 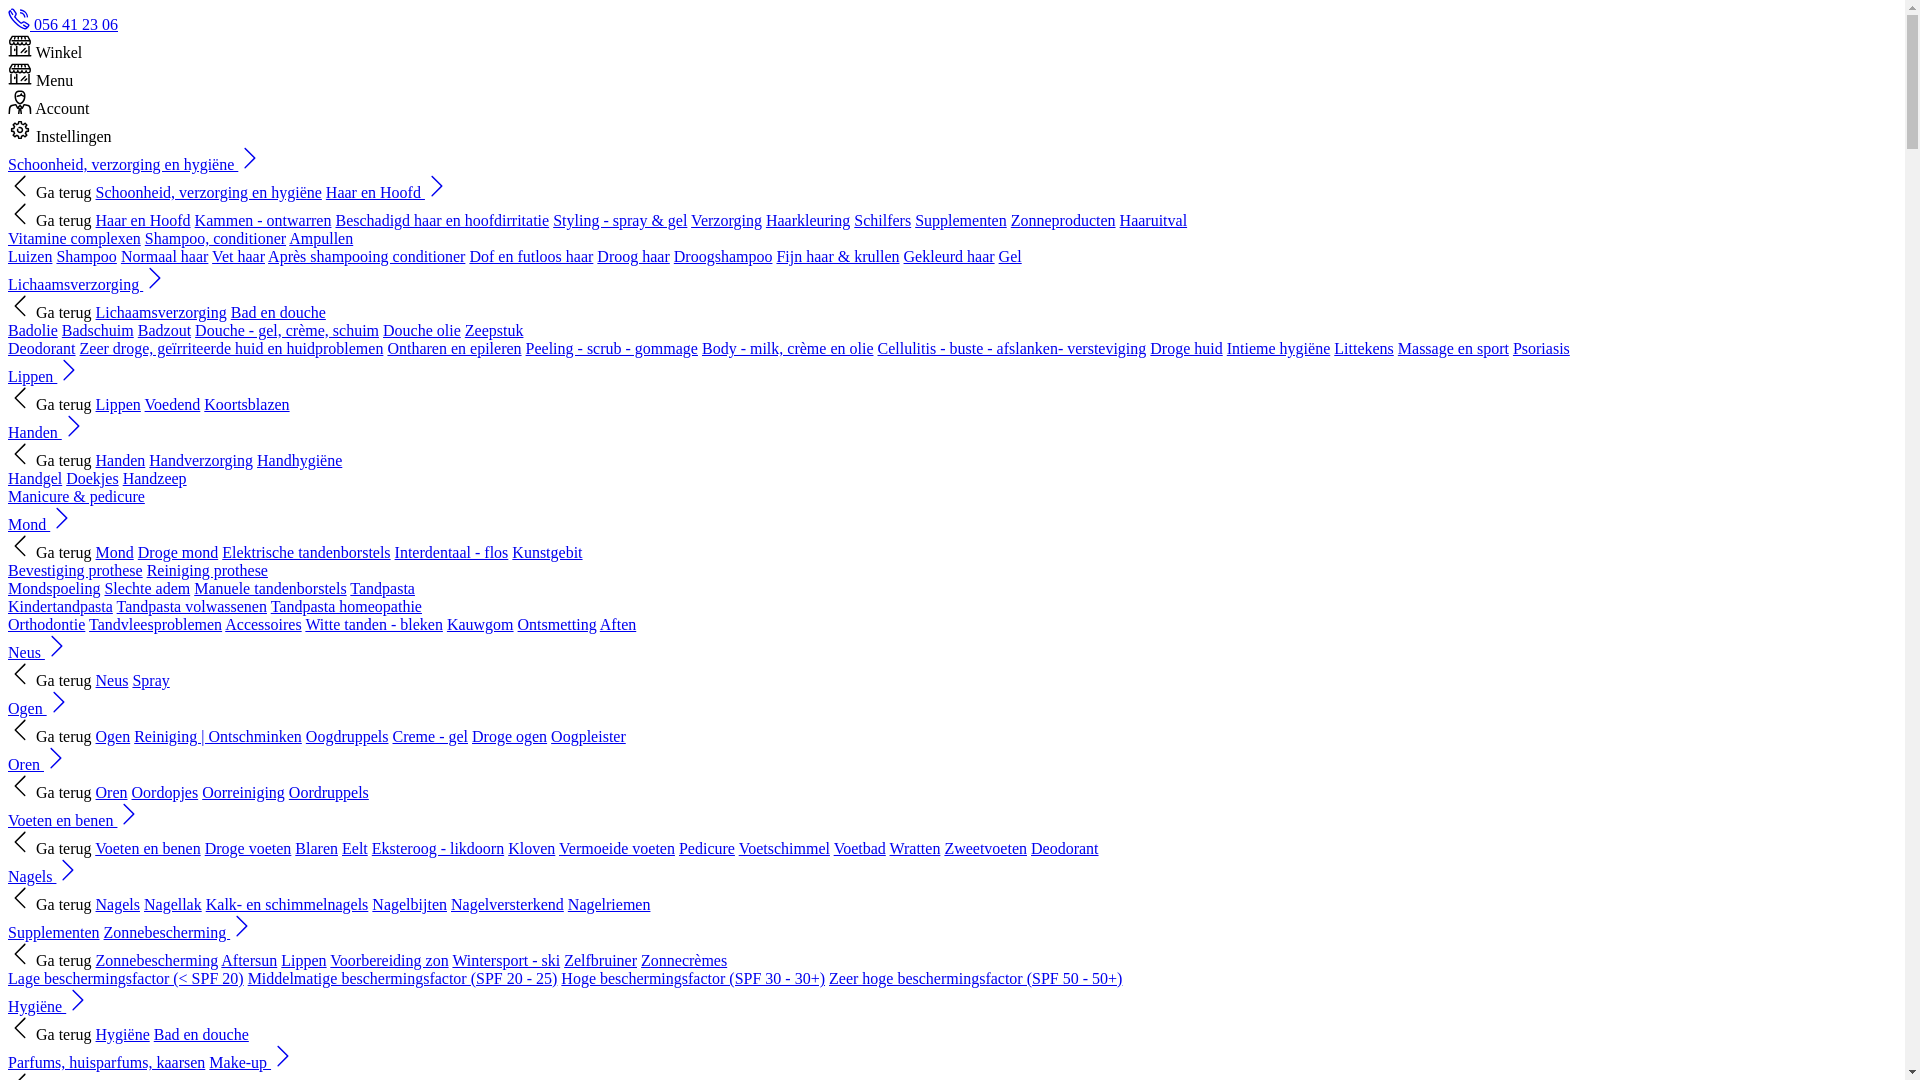 What do you see at coordinates (165, 791) in the screenshot?
I see `'Oordopjes'` at bounding box center [165, 791].